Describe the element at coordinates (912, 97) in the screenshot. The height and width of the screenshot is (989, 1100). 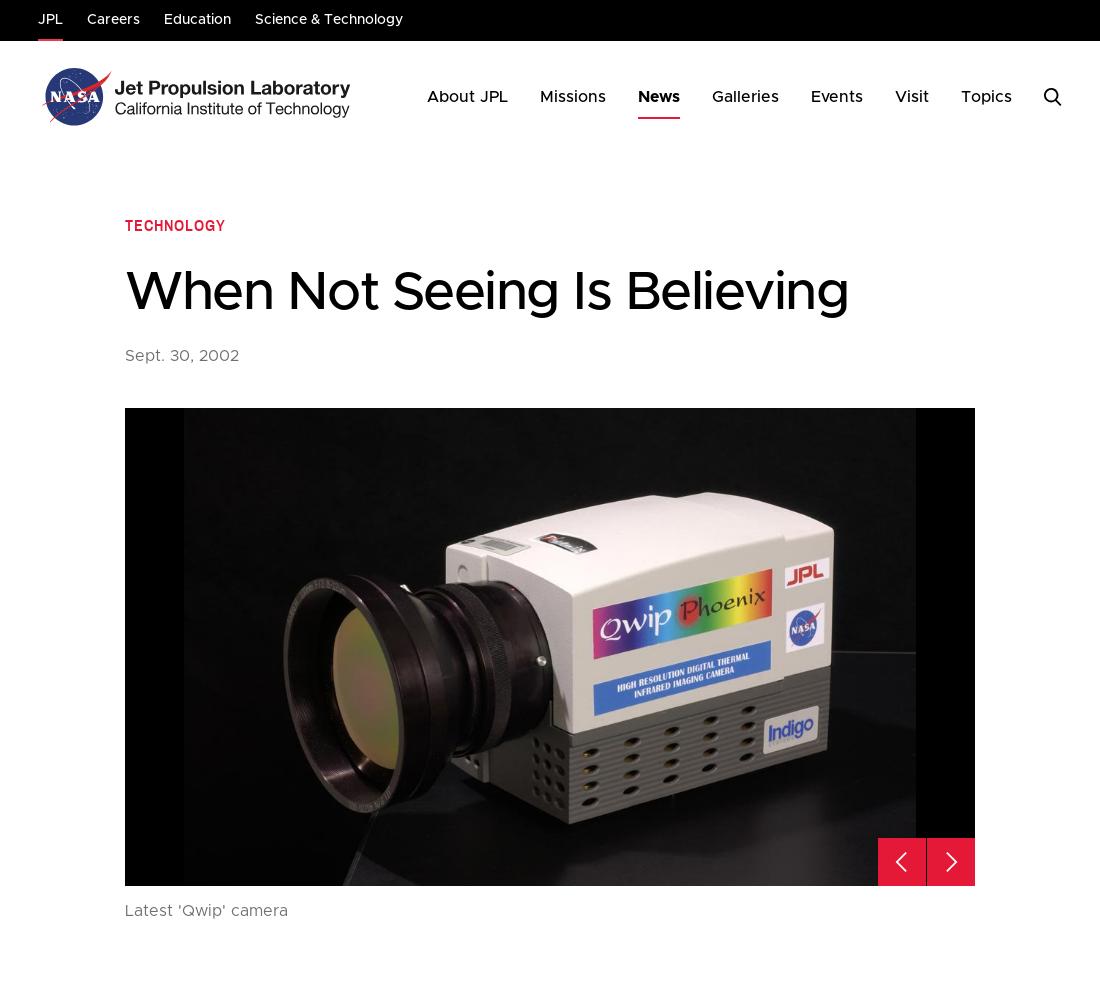
I see `'Visit'` at that location.